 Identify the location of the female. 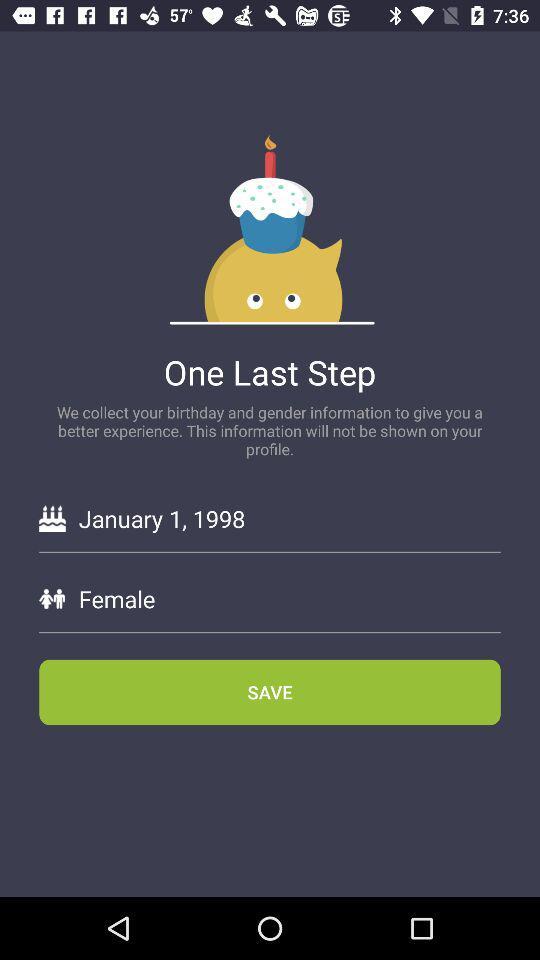
(288, 599).